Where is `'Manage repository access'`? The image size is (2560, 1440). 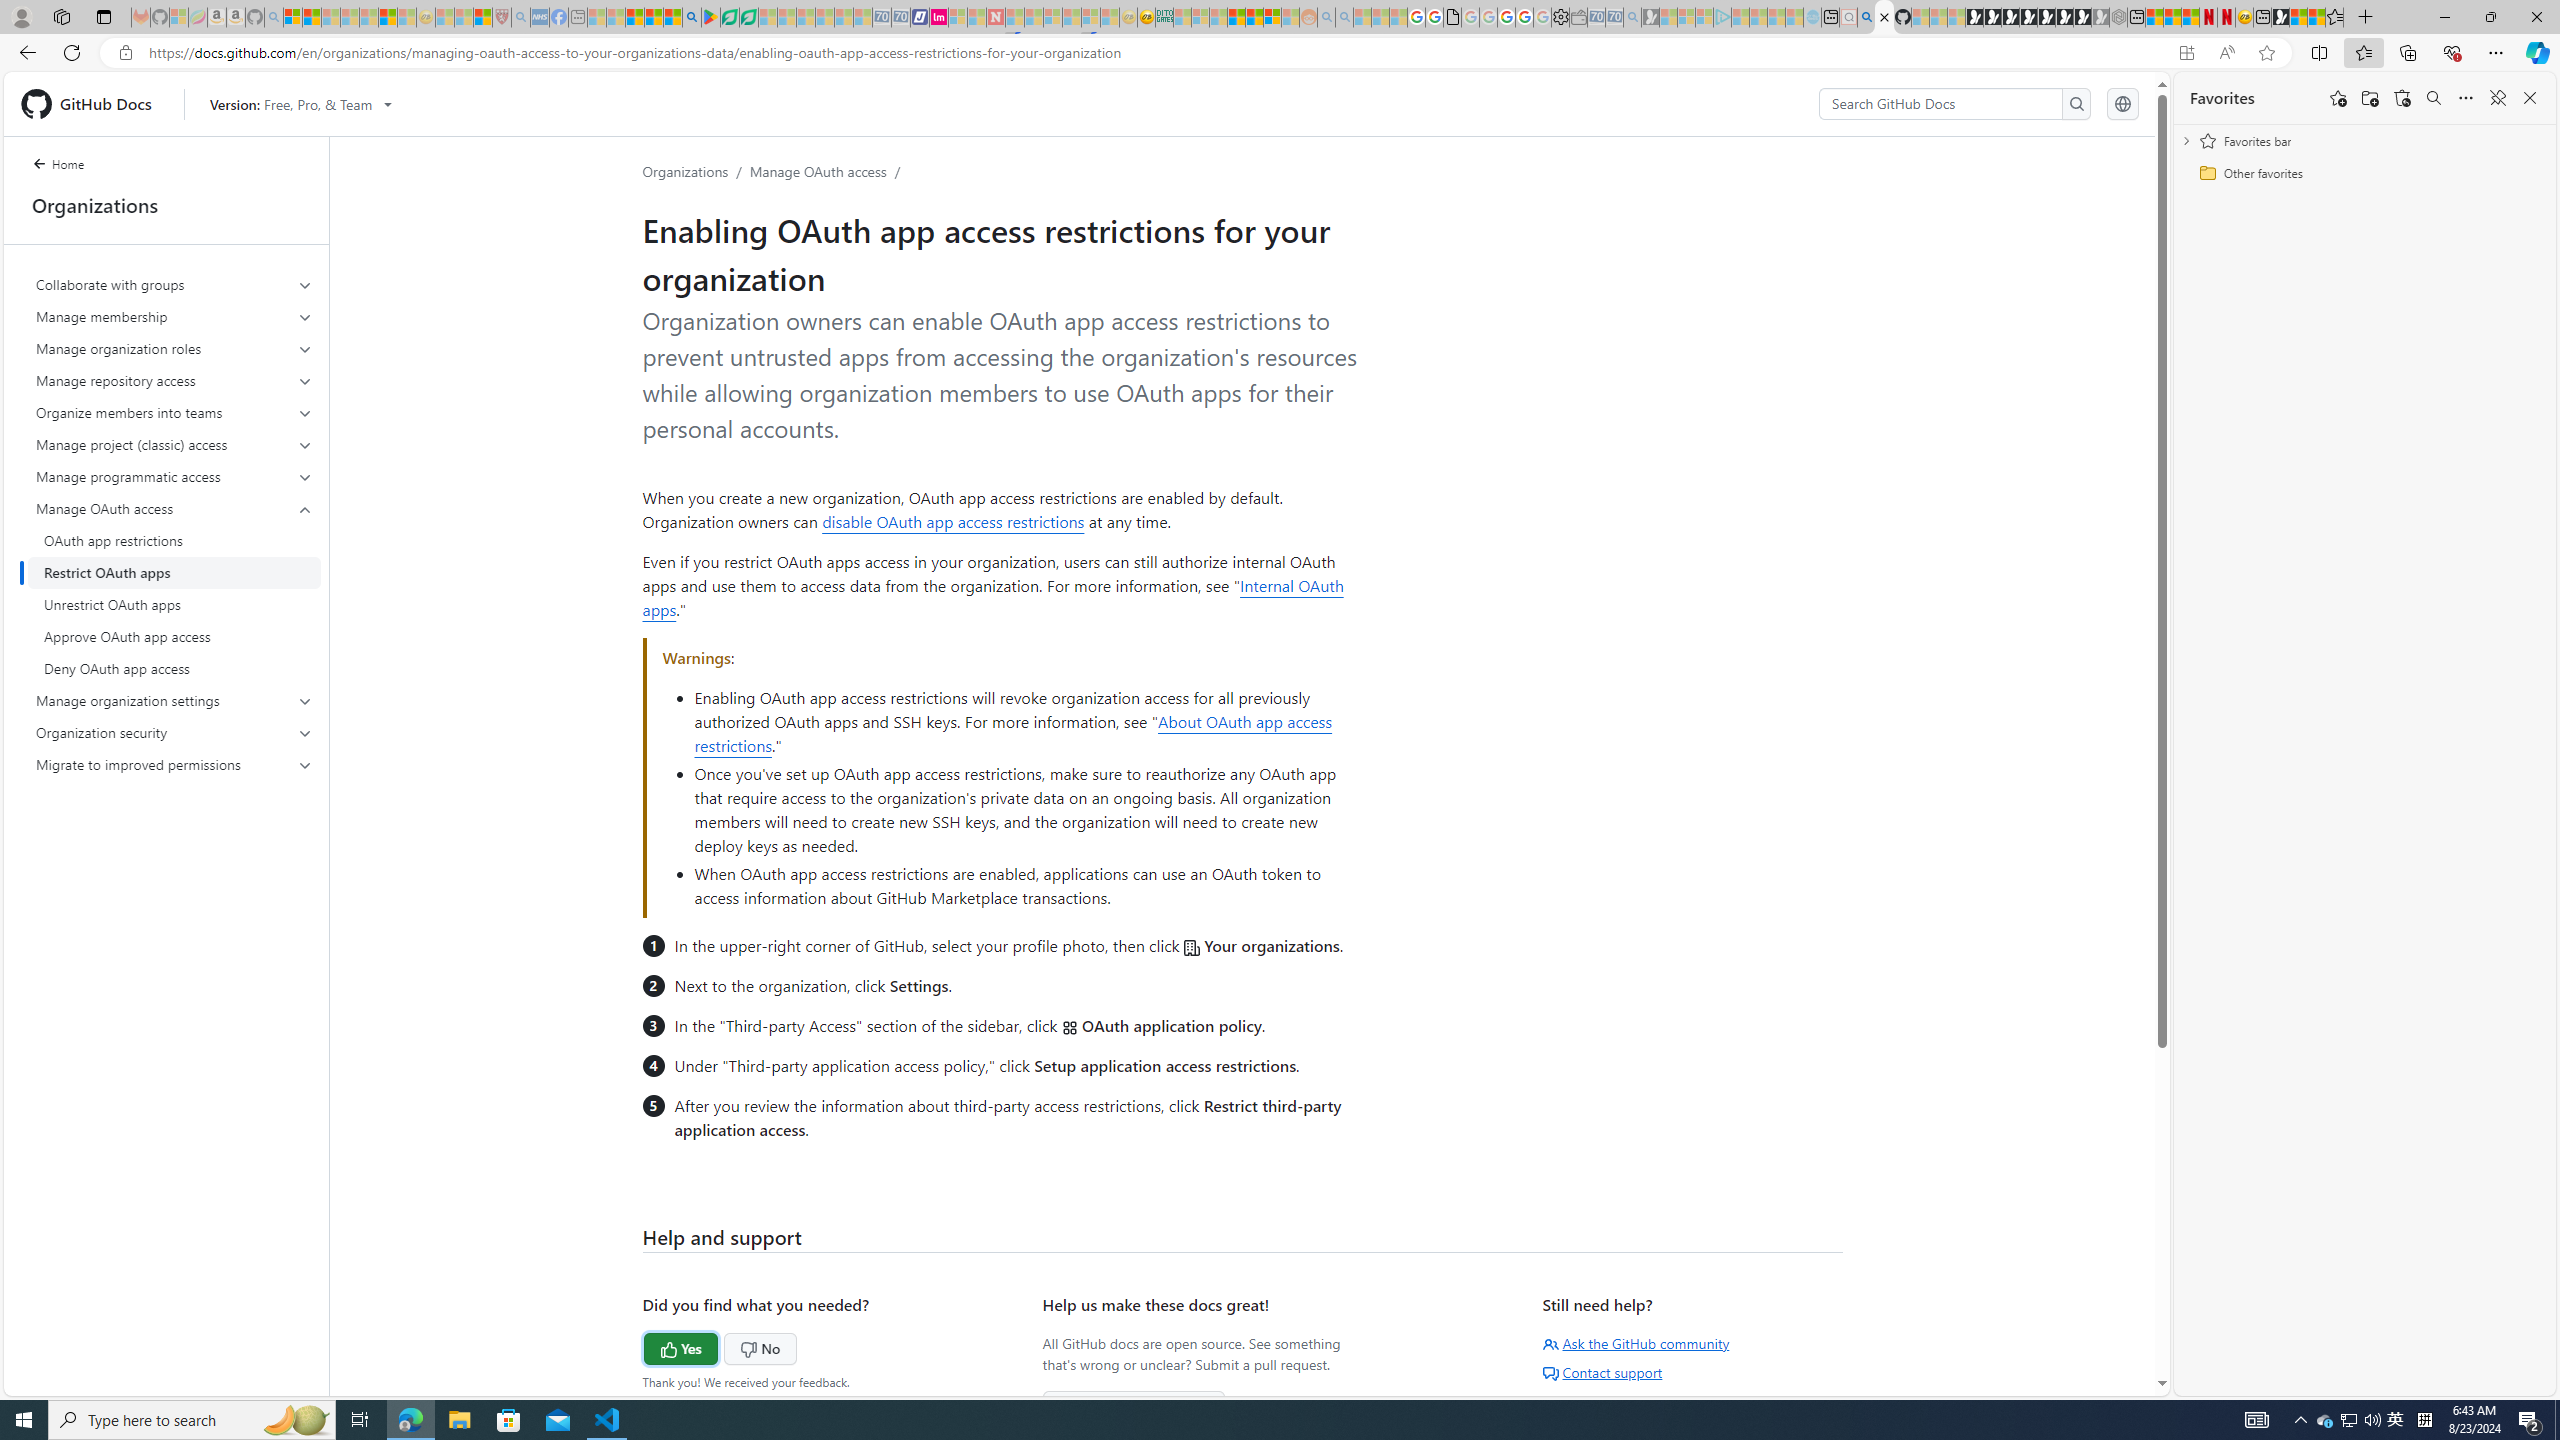 'Manage repository access' is located at coordinates (174, 379).